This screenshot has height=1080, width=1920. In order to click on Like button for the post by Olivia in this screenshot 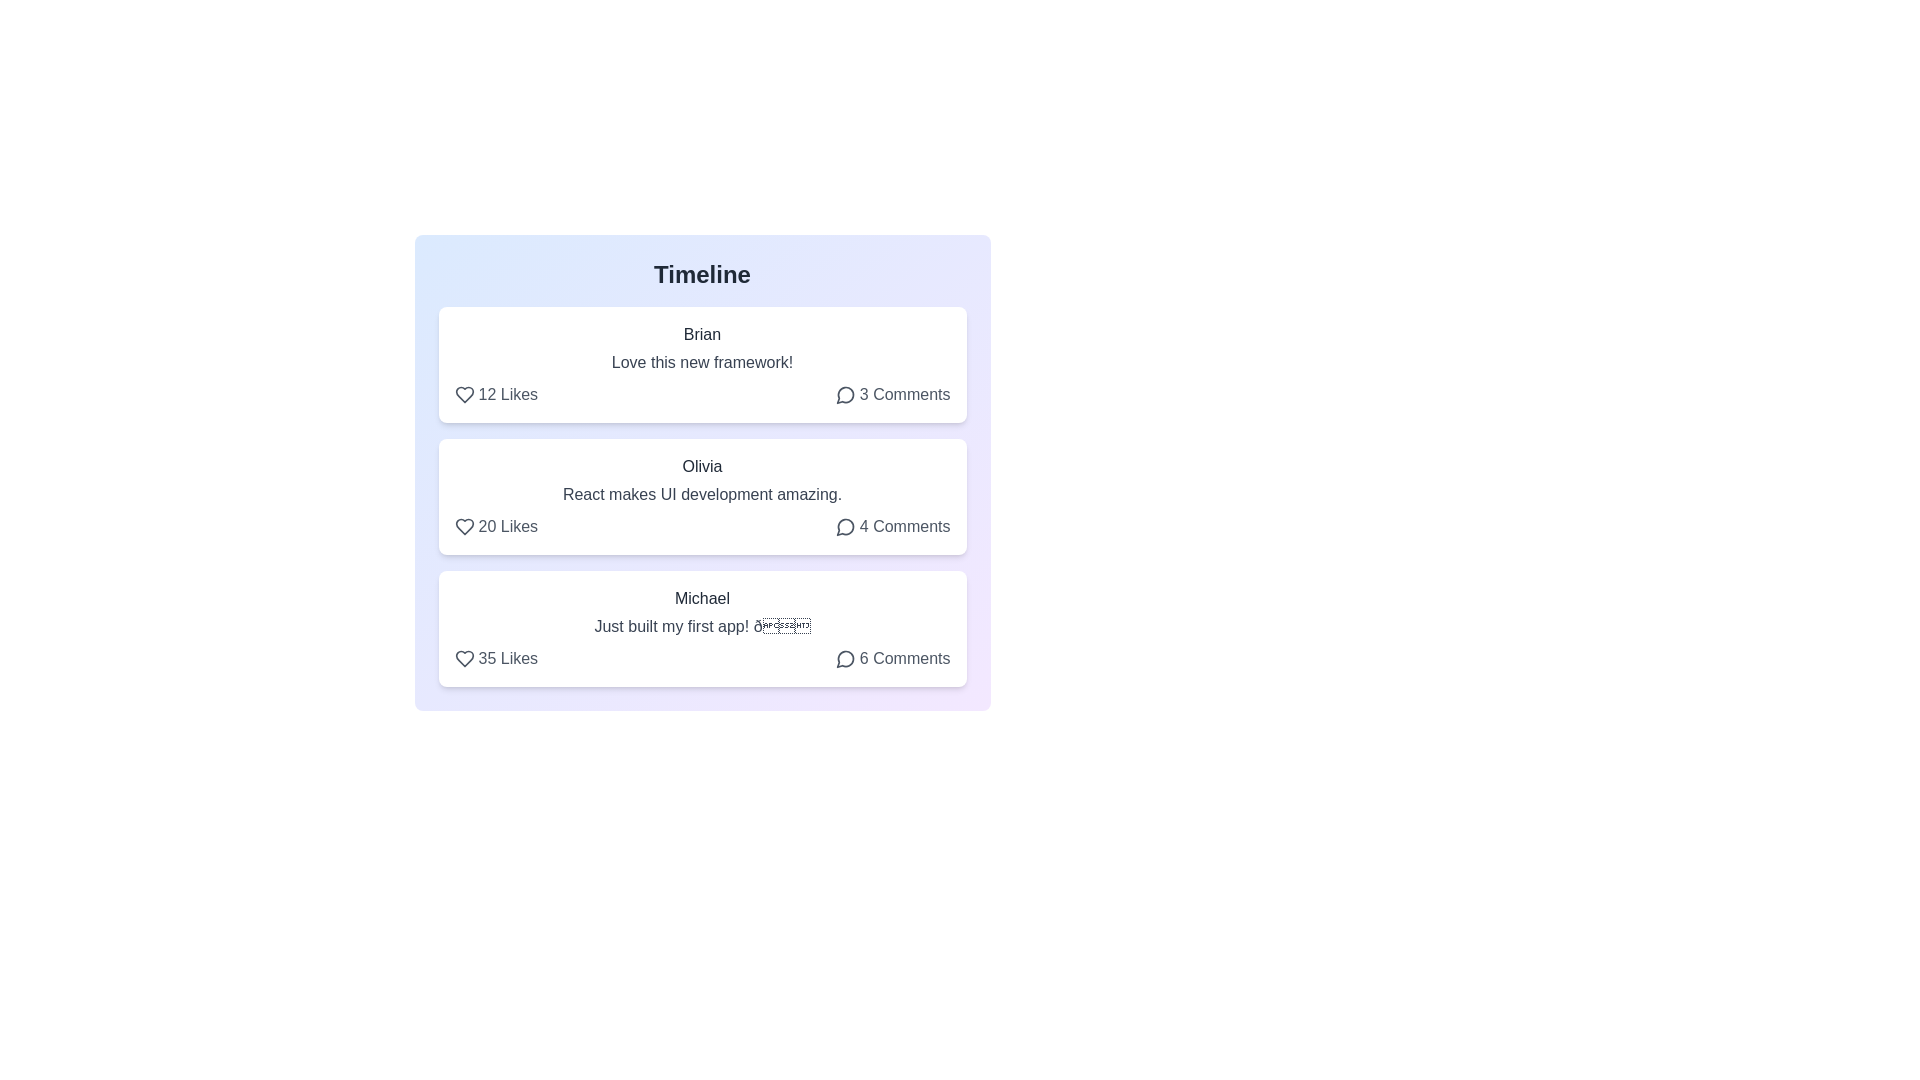, I will do `click(496, 526)`.